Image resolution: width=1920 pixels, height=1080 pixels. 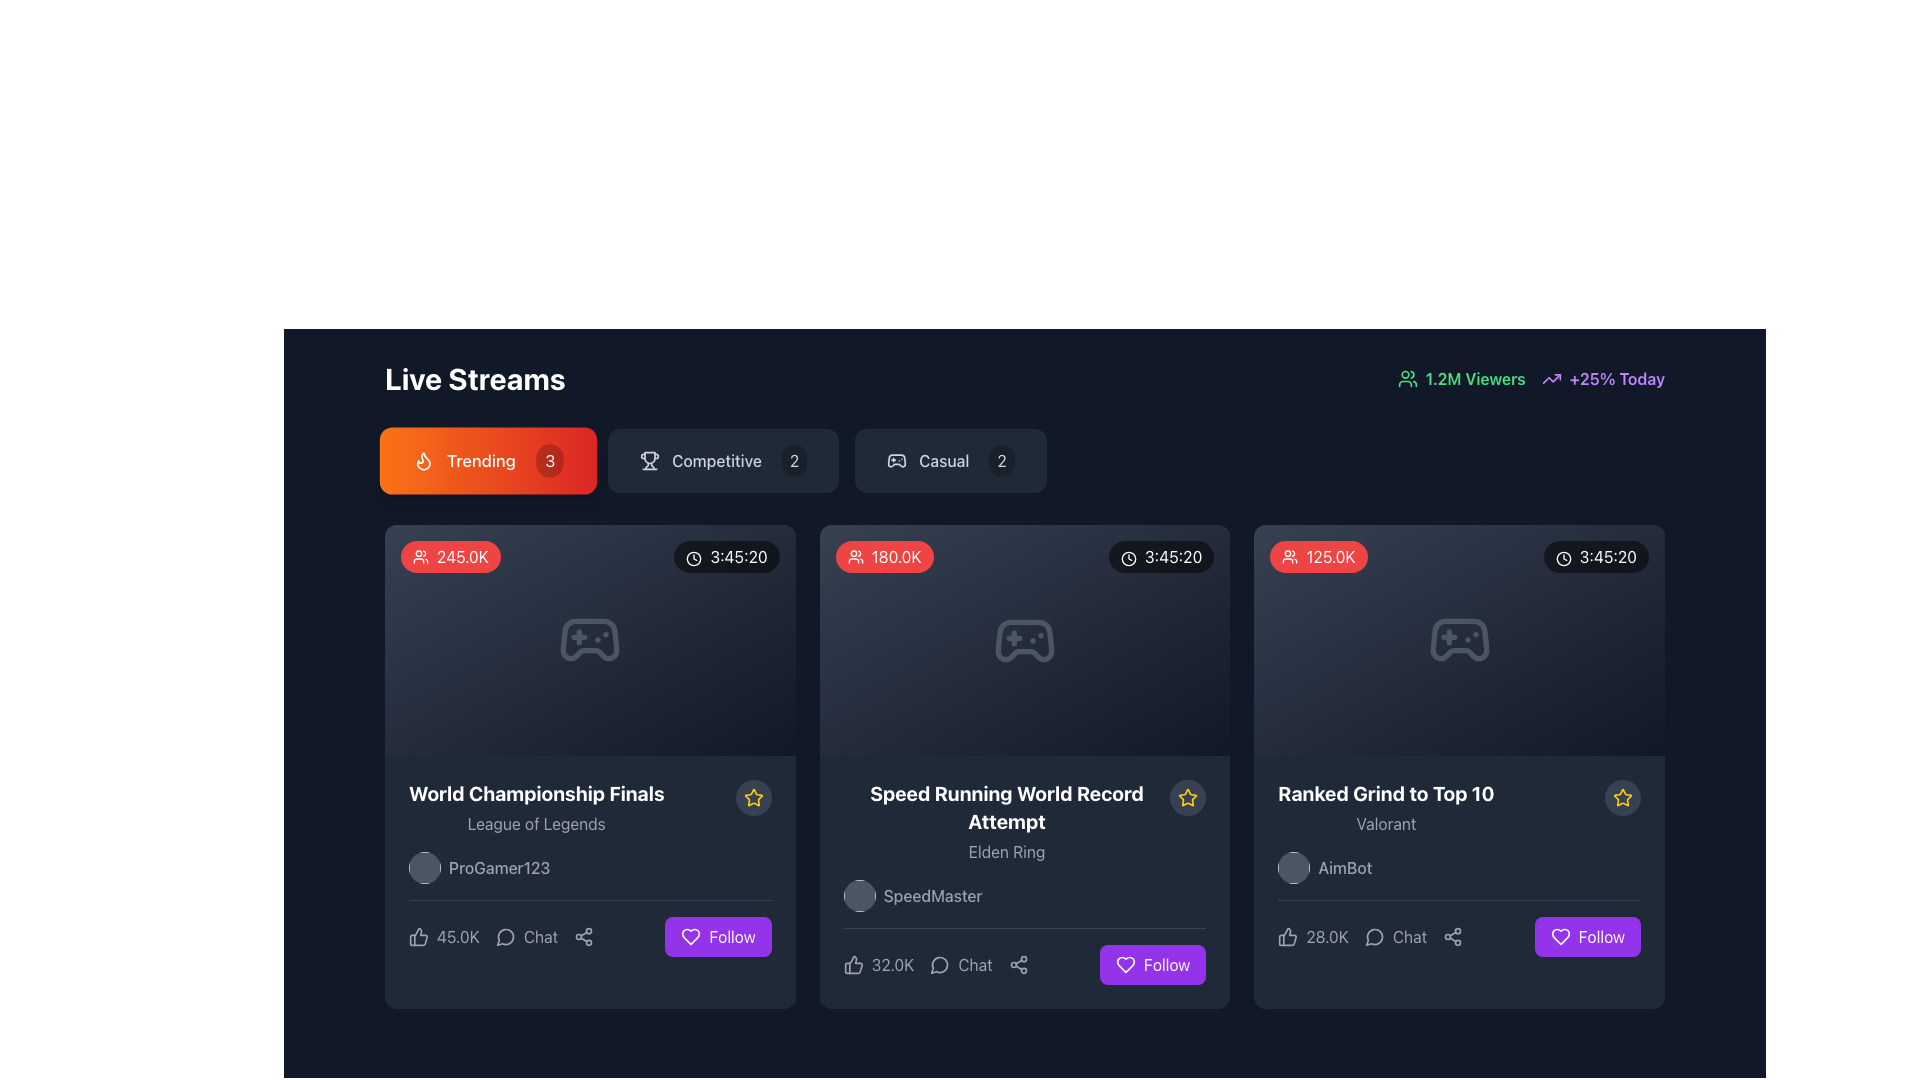 What do you see at coordinates (939, 963) in the screenshot?
I see `the circular chat bubble icon located to the left of the 'Chat' text` at bounding box center [939, 963].